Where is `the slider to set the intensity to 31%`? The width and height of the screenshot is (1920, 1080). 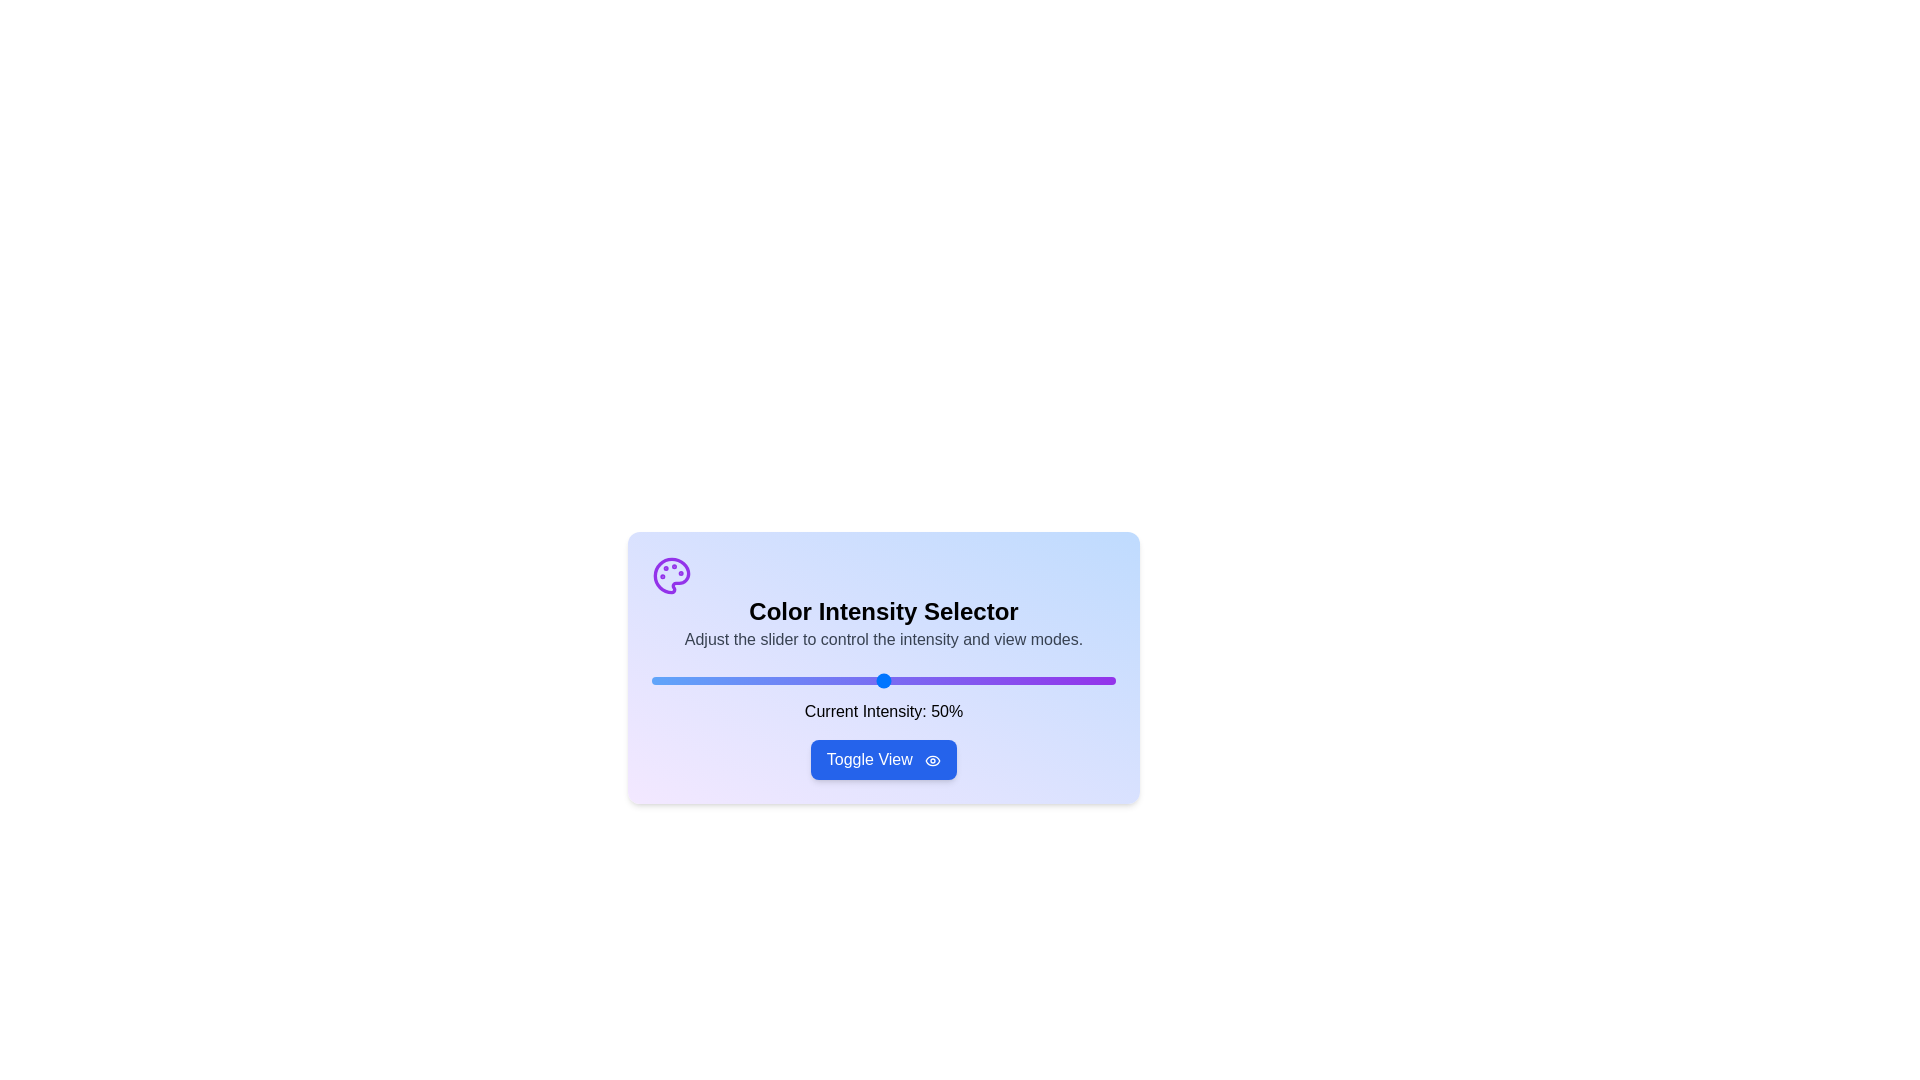
the slider to set the intensity to 31% is located at coordinates (794, 680).